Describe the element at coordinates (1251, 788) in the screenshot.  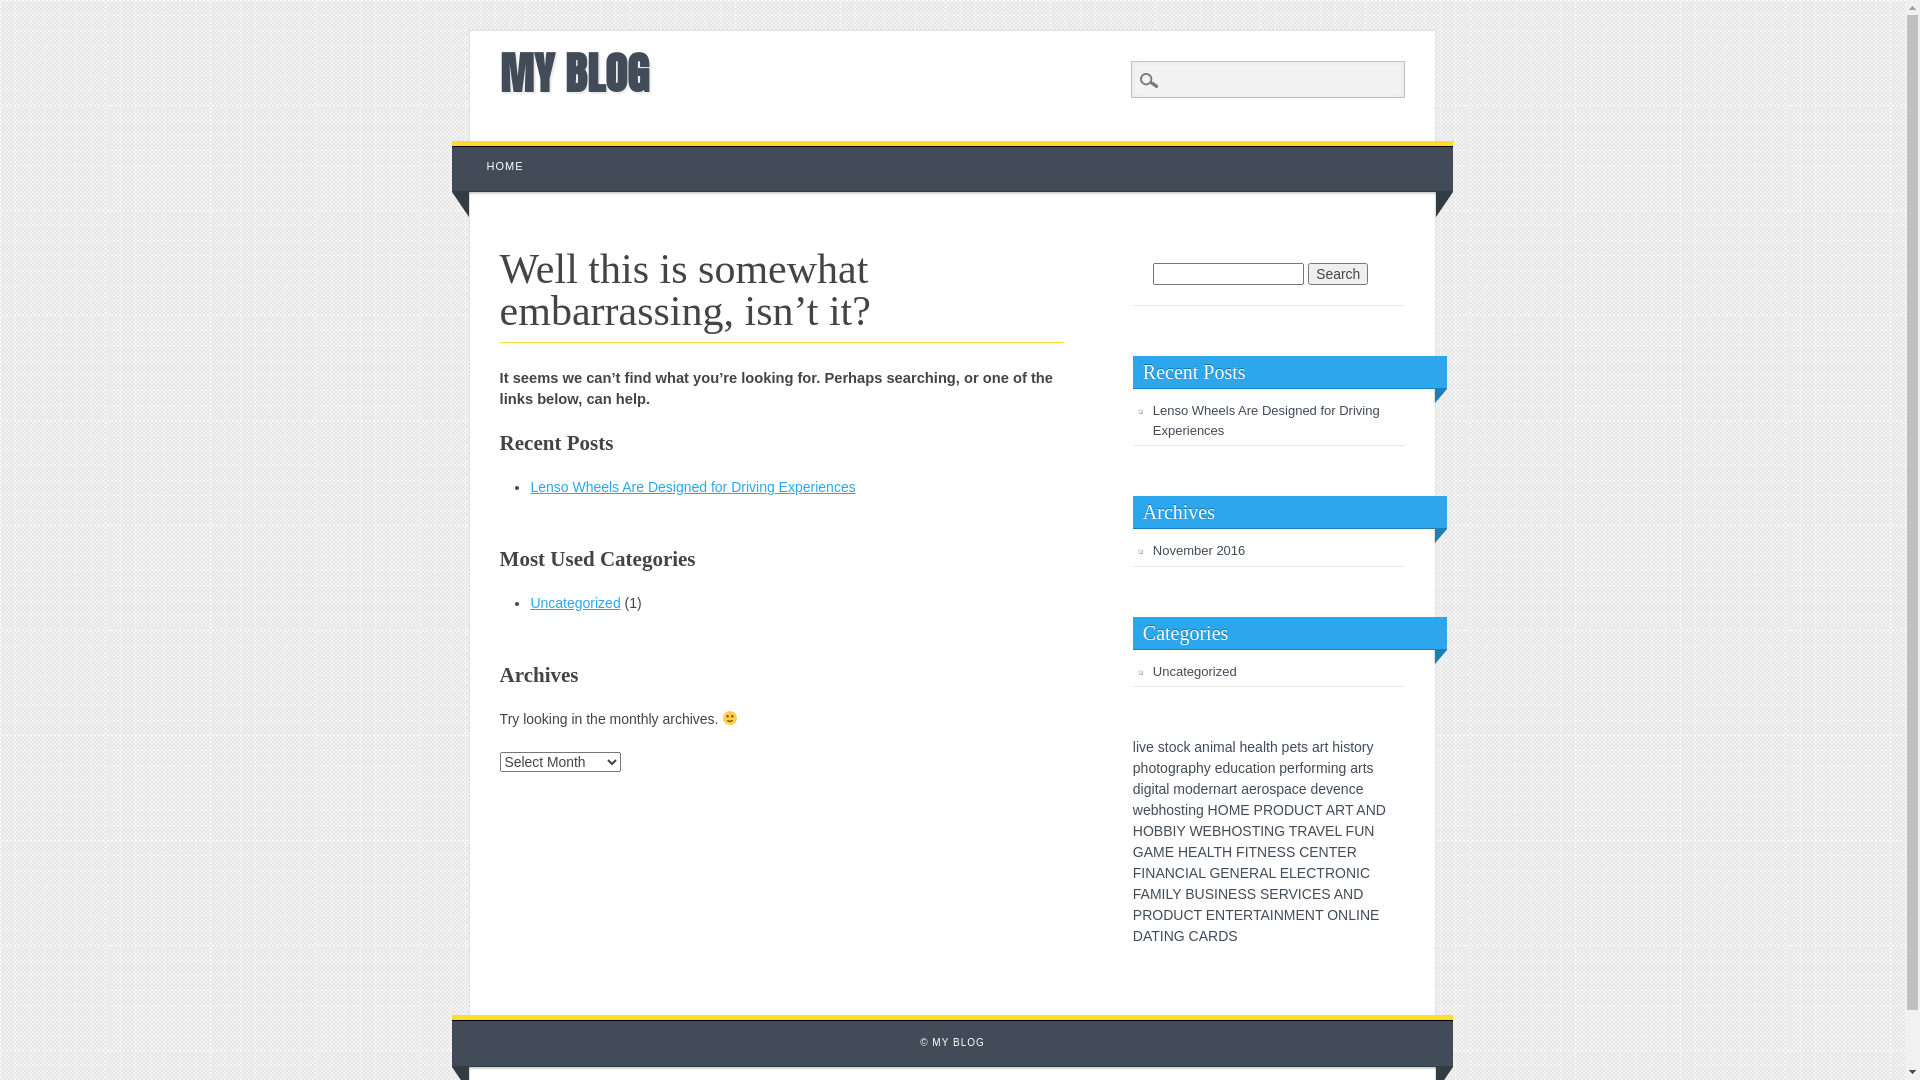
I see `'e'` at that location.